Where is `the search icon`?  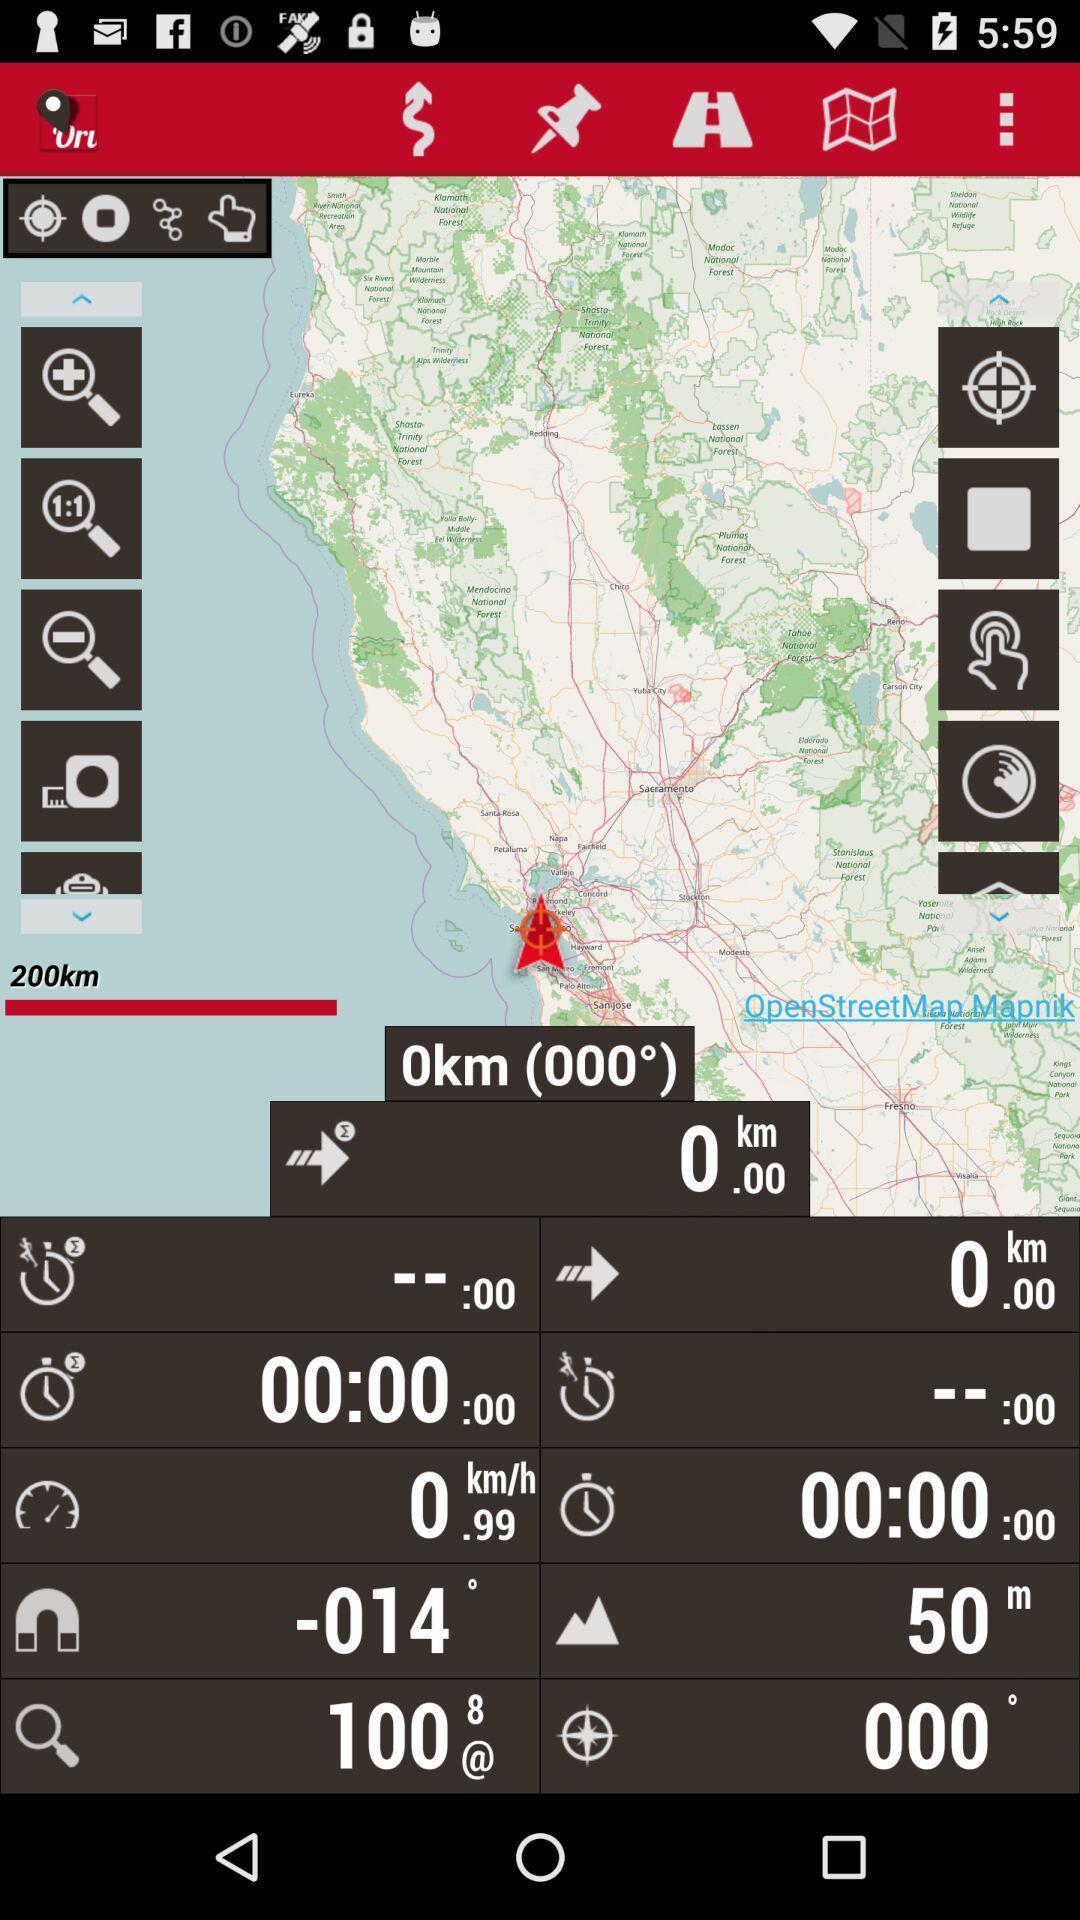 the search icon is located at coordinates (80, 413).